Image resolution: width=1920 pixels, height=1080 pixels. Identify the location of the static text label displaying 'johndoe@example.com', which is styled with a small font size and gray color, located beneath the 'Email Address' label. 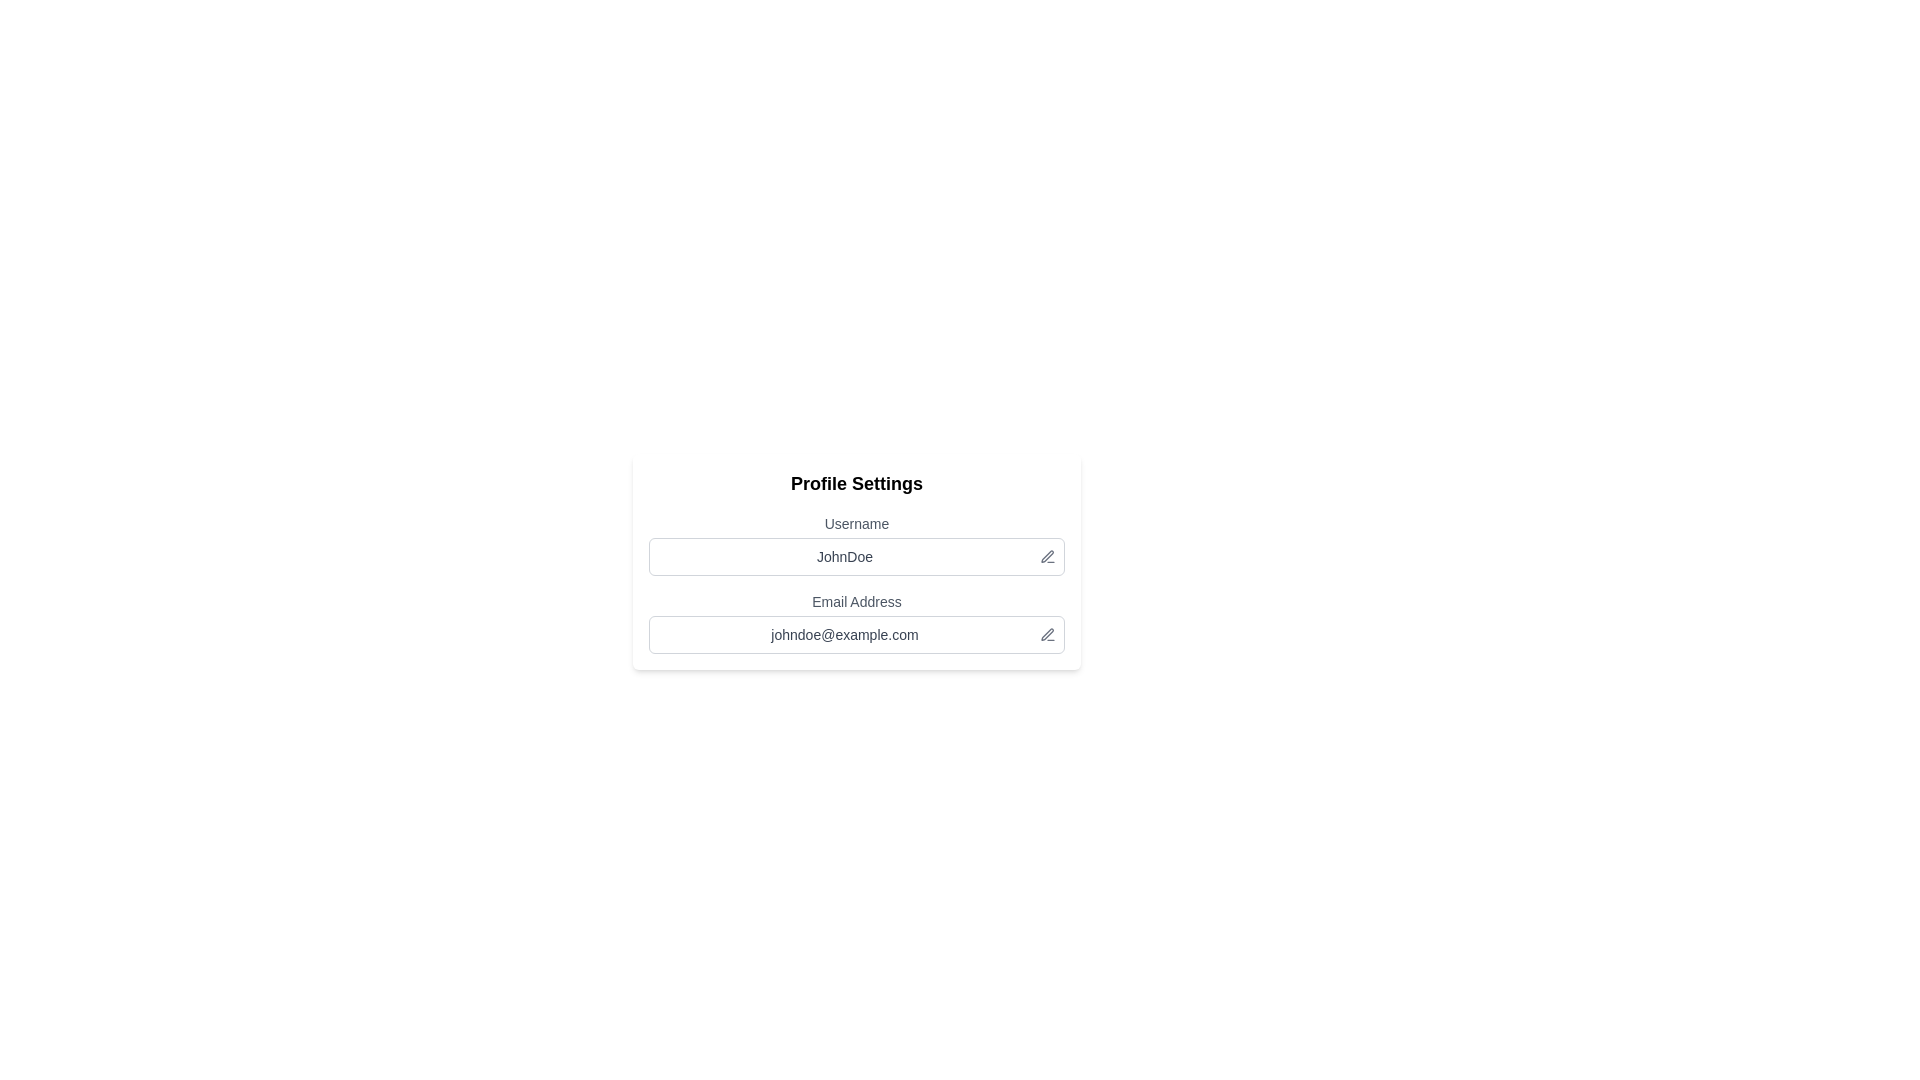
(844, 635).